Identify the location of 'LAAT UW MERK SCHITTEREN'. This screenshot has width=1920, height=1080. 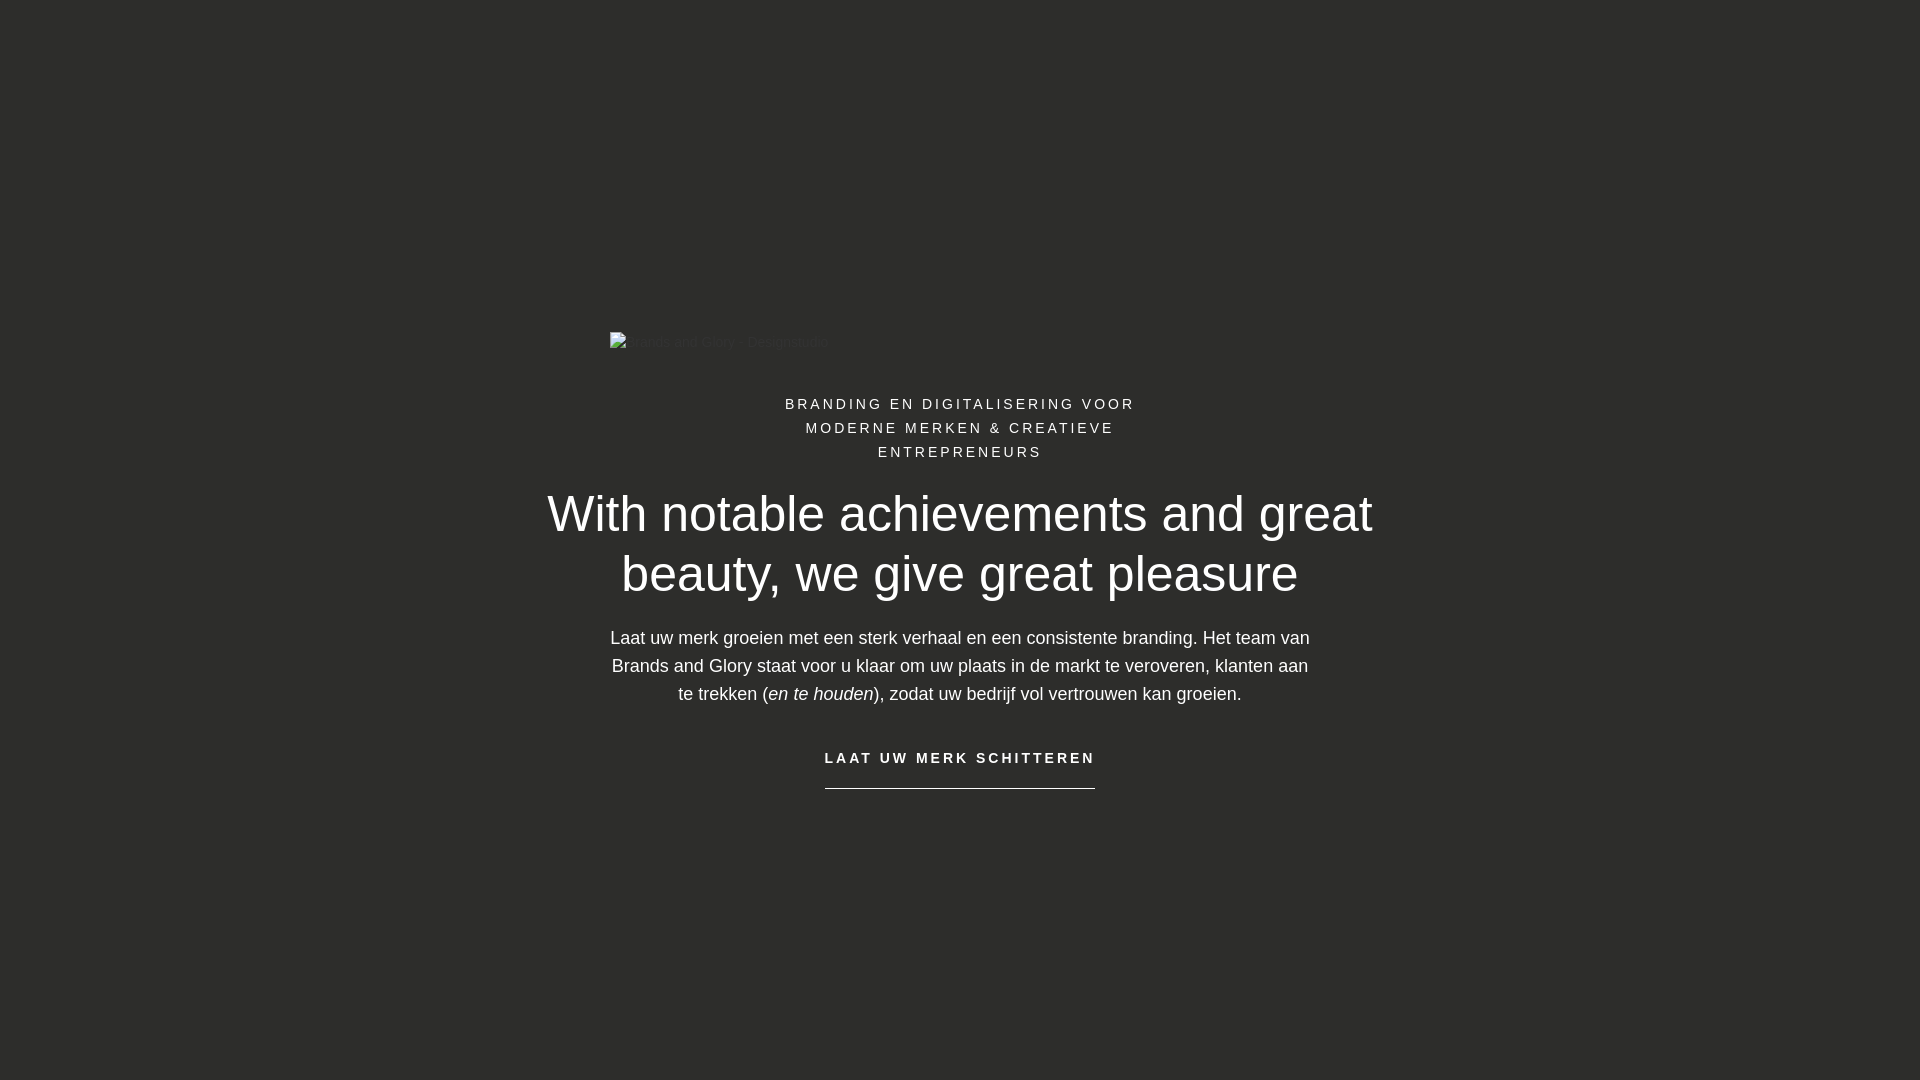
(960, 758).